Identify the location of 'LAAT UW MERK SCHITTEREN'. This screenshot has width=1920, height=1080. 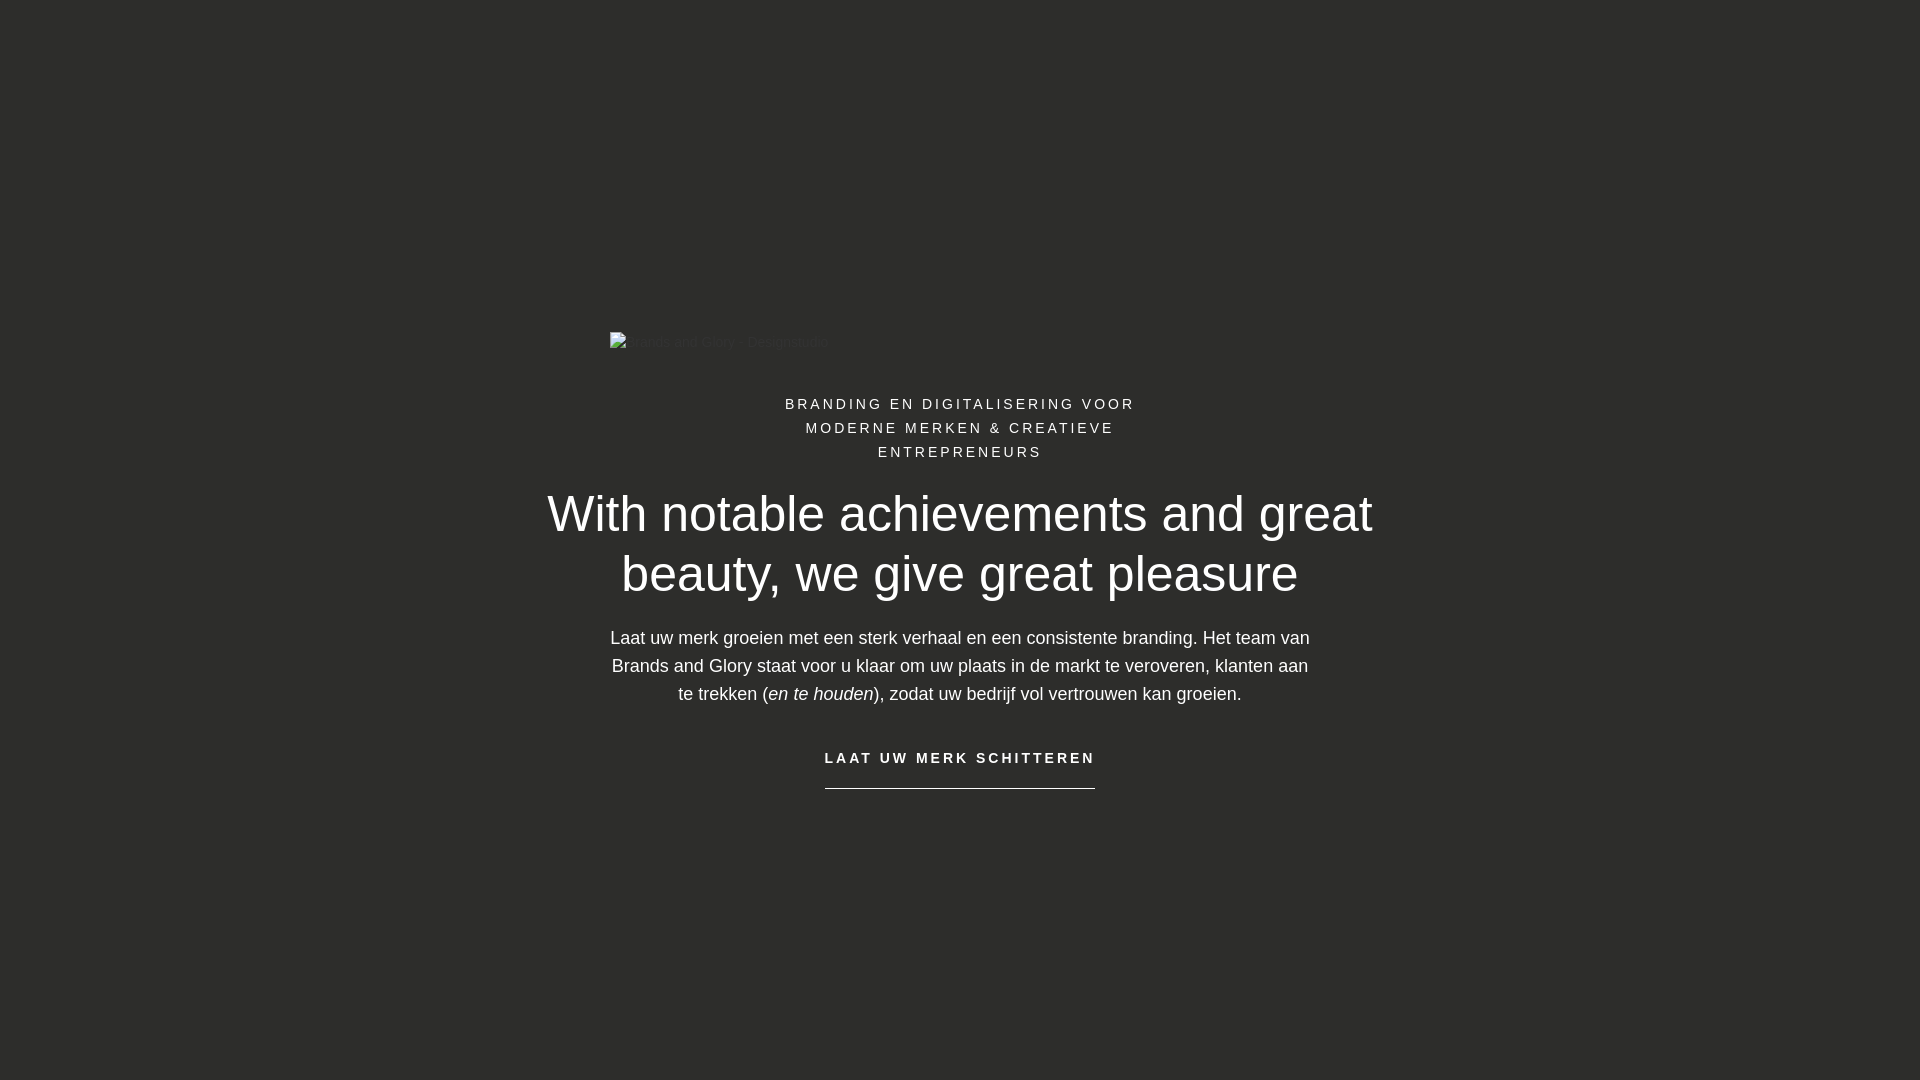
(960, 758).